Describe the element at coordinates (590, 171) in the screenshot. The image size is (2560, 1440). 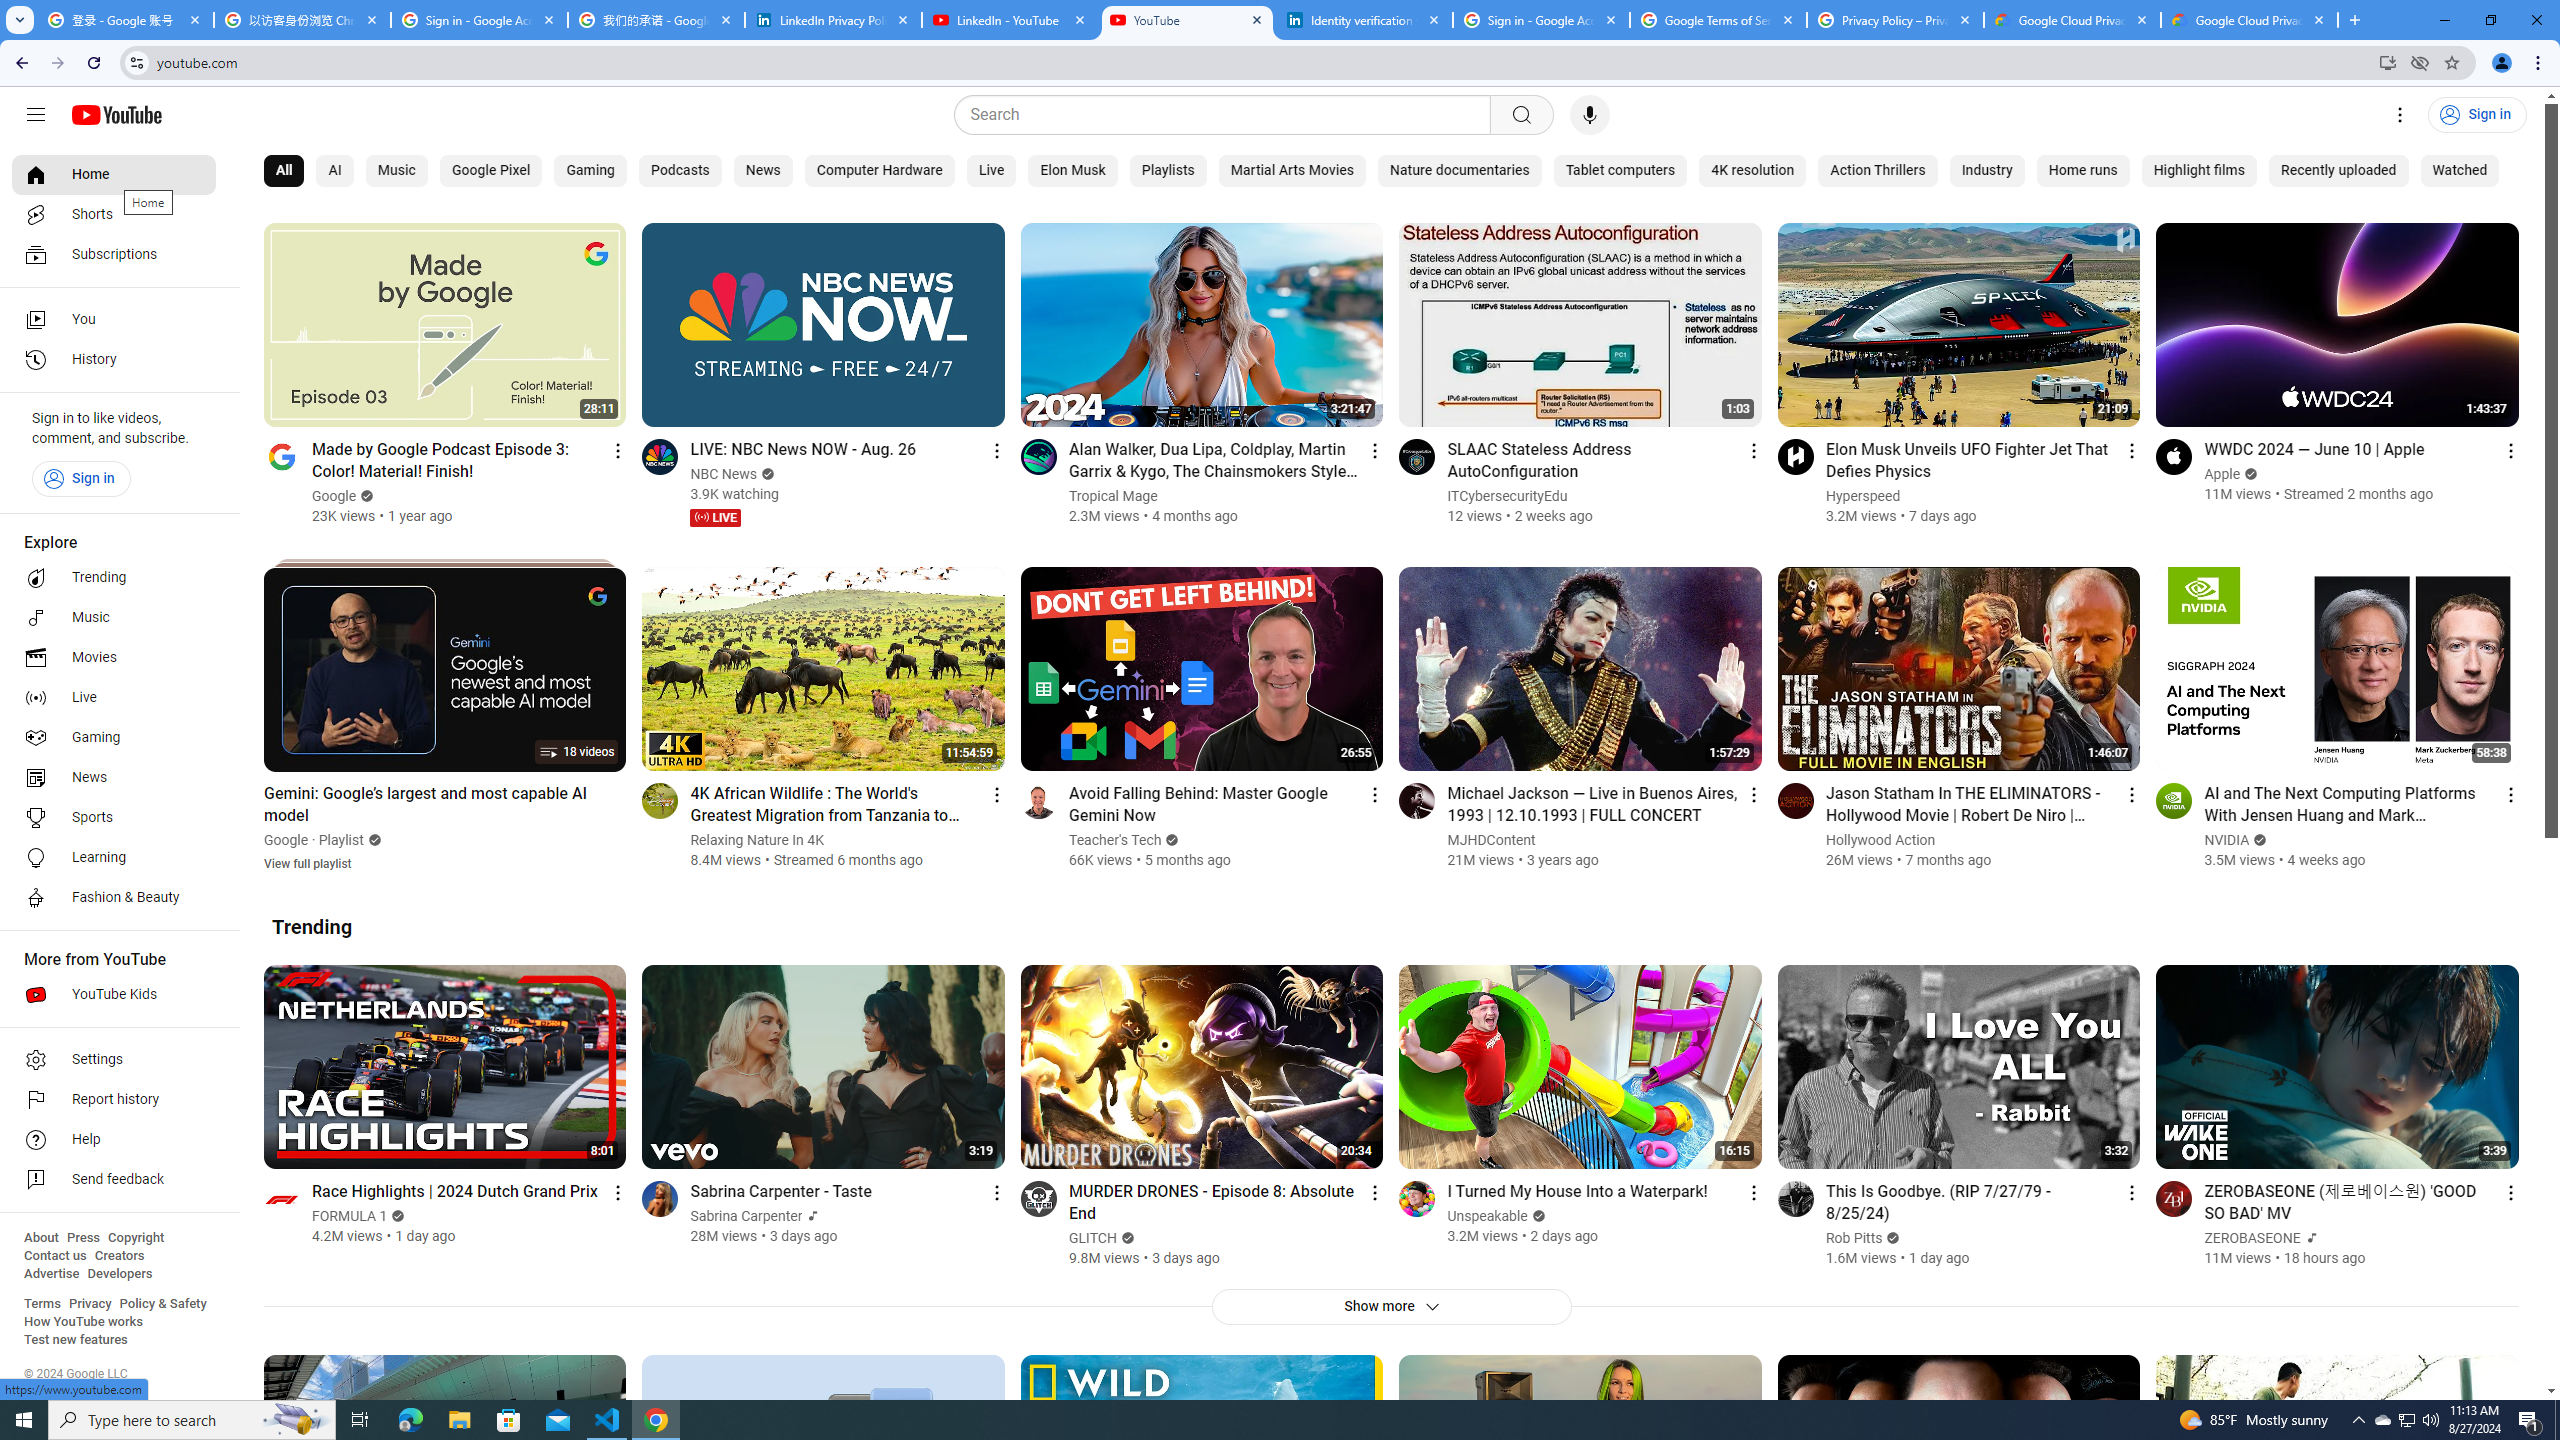
I see `'Gaming'` at that location.